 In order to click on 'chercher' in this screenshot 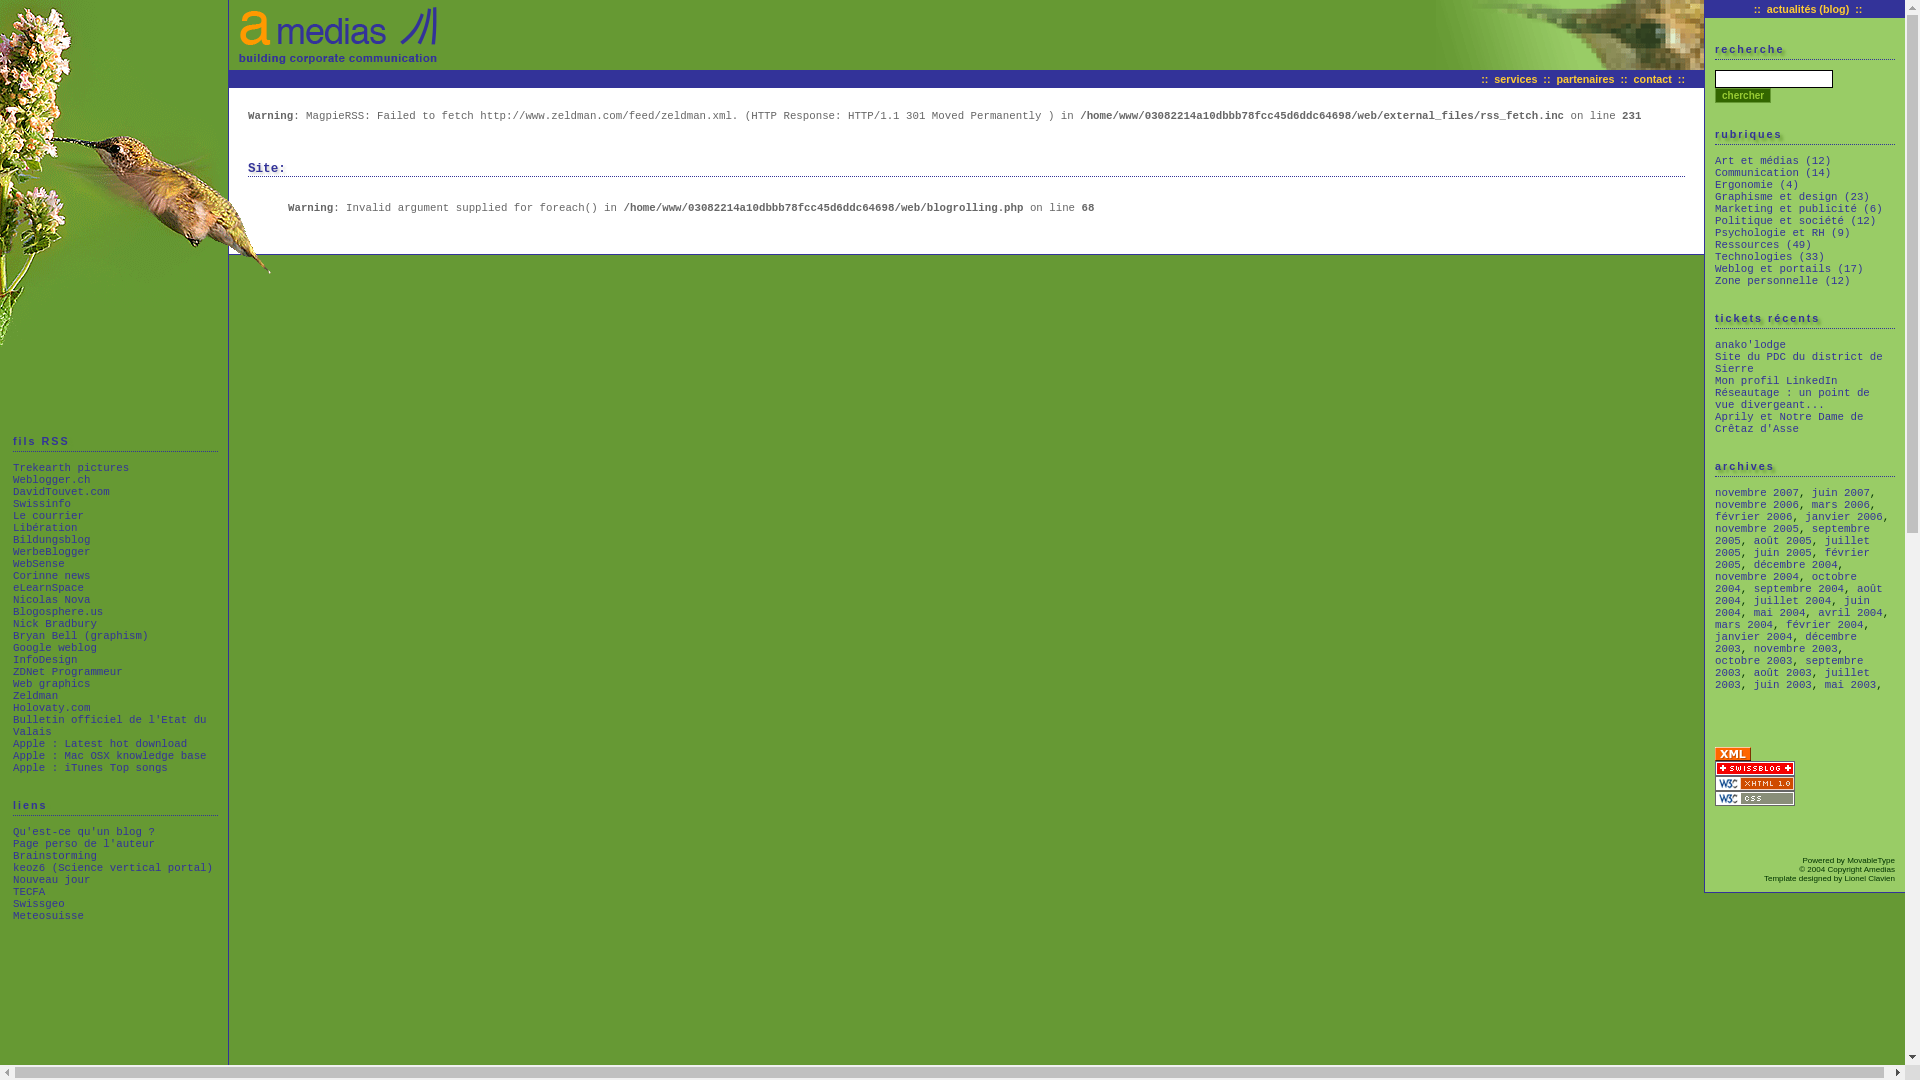, I will do `click(1741, 95)`.